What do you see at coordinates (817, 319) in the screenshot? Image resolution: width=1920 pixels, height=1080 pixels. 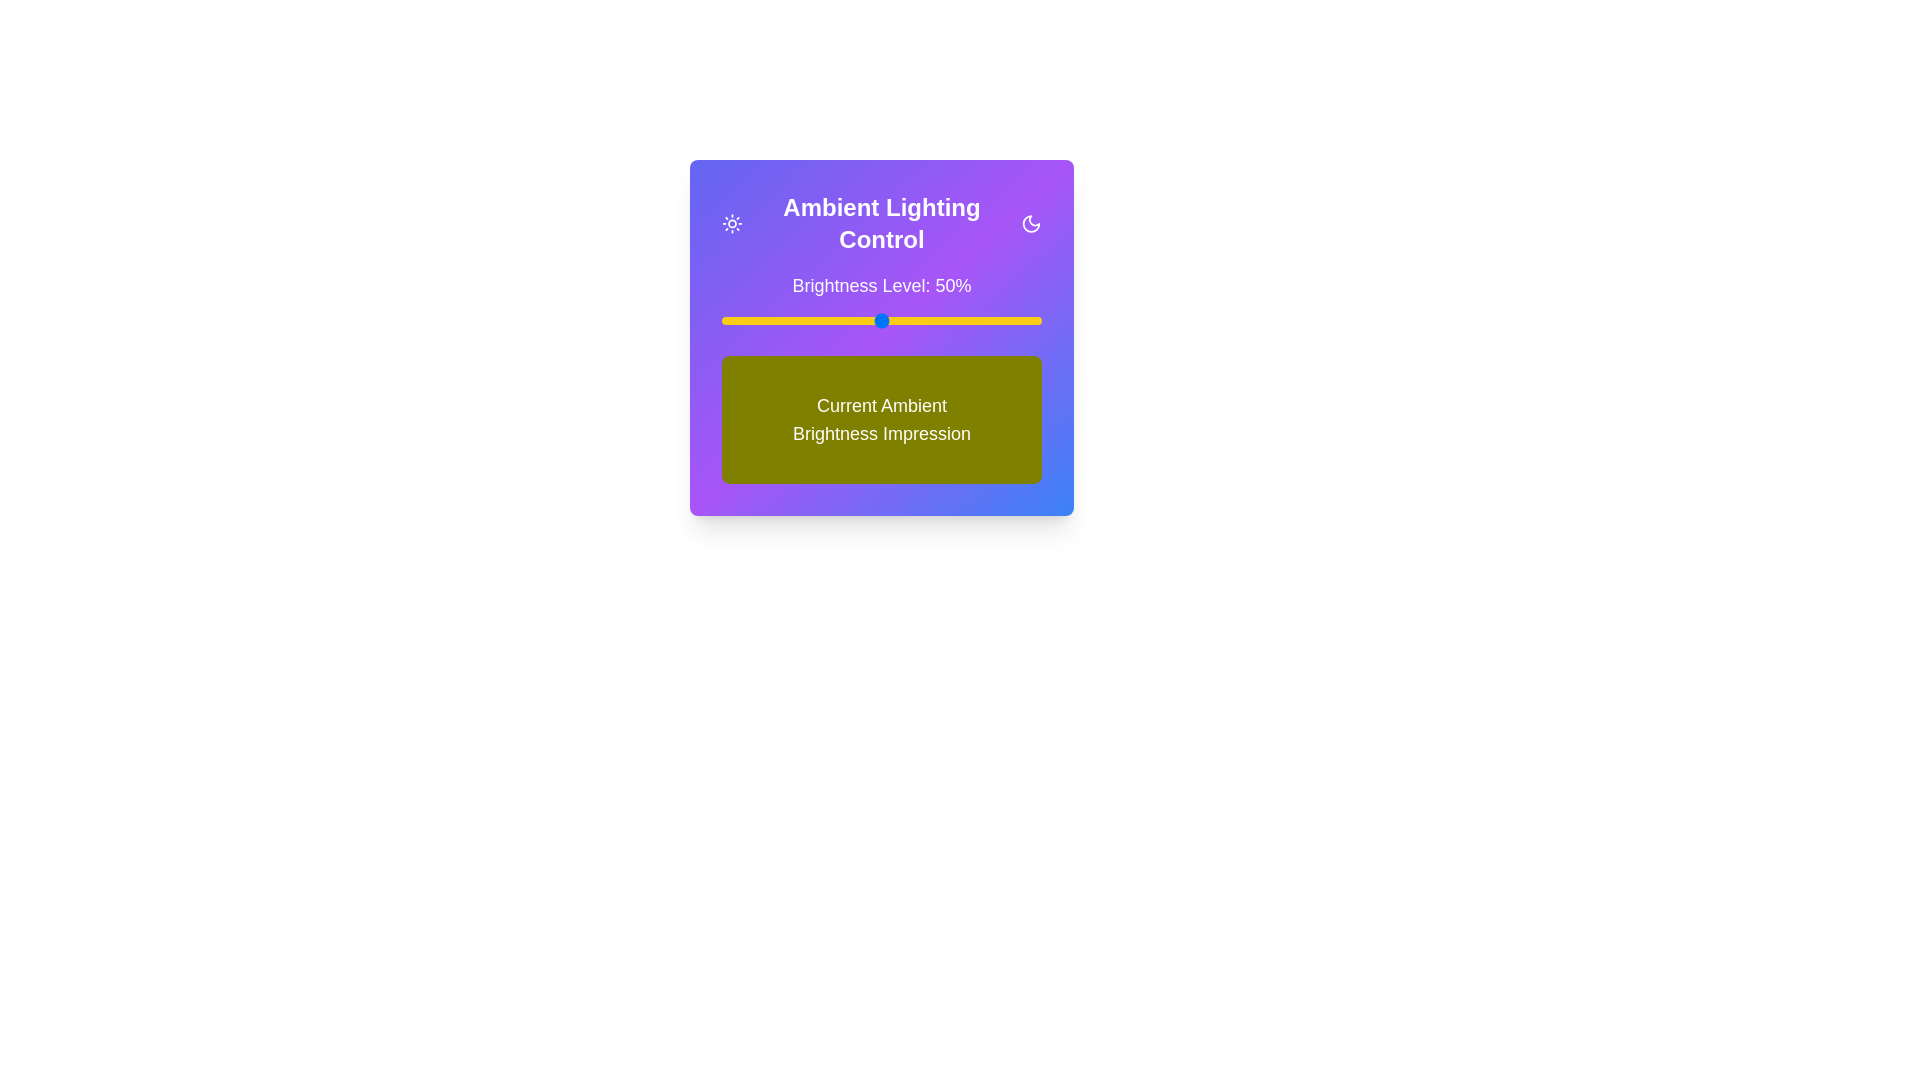 I see `the brightness level to 30% by moving the slider` at bounding box center [817, 319].